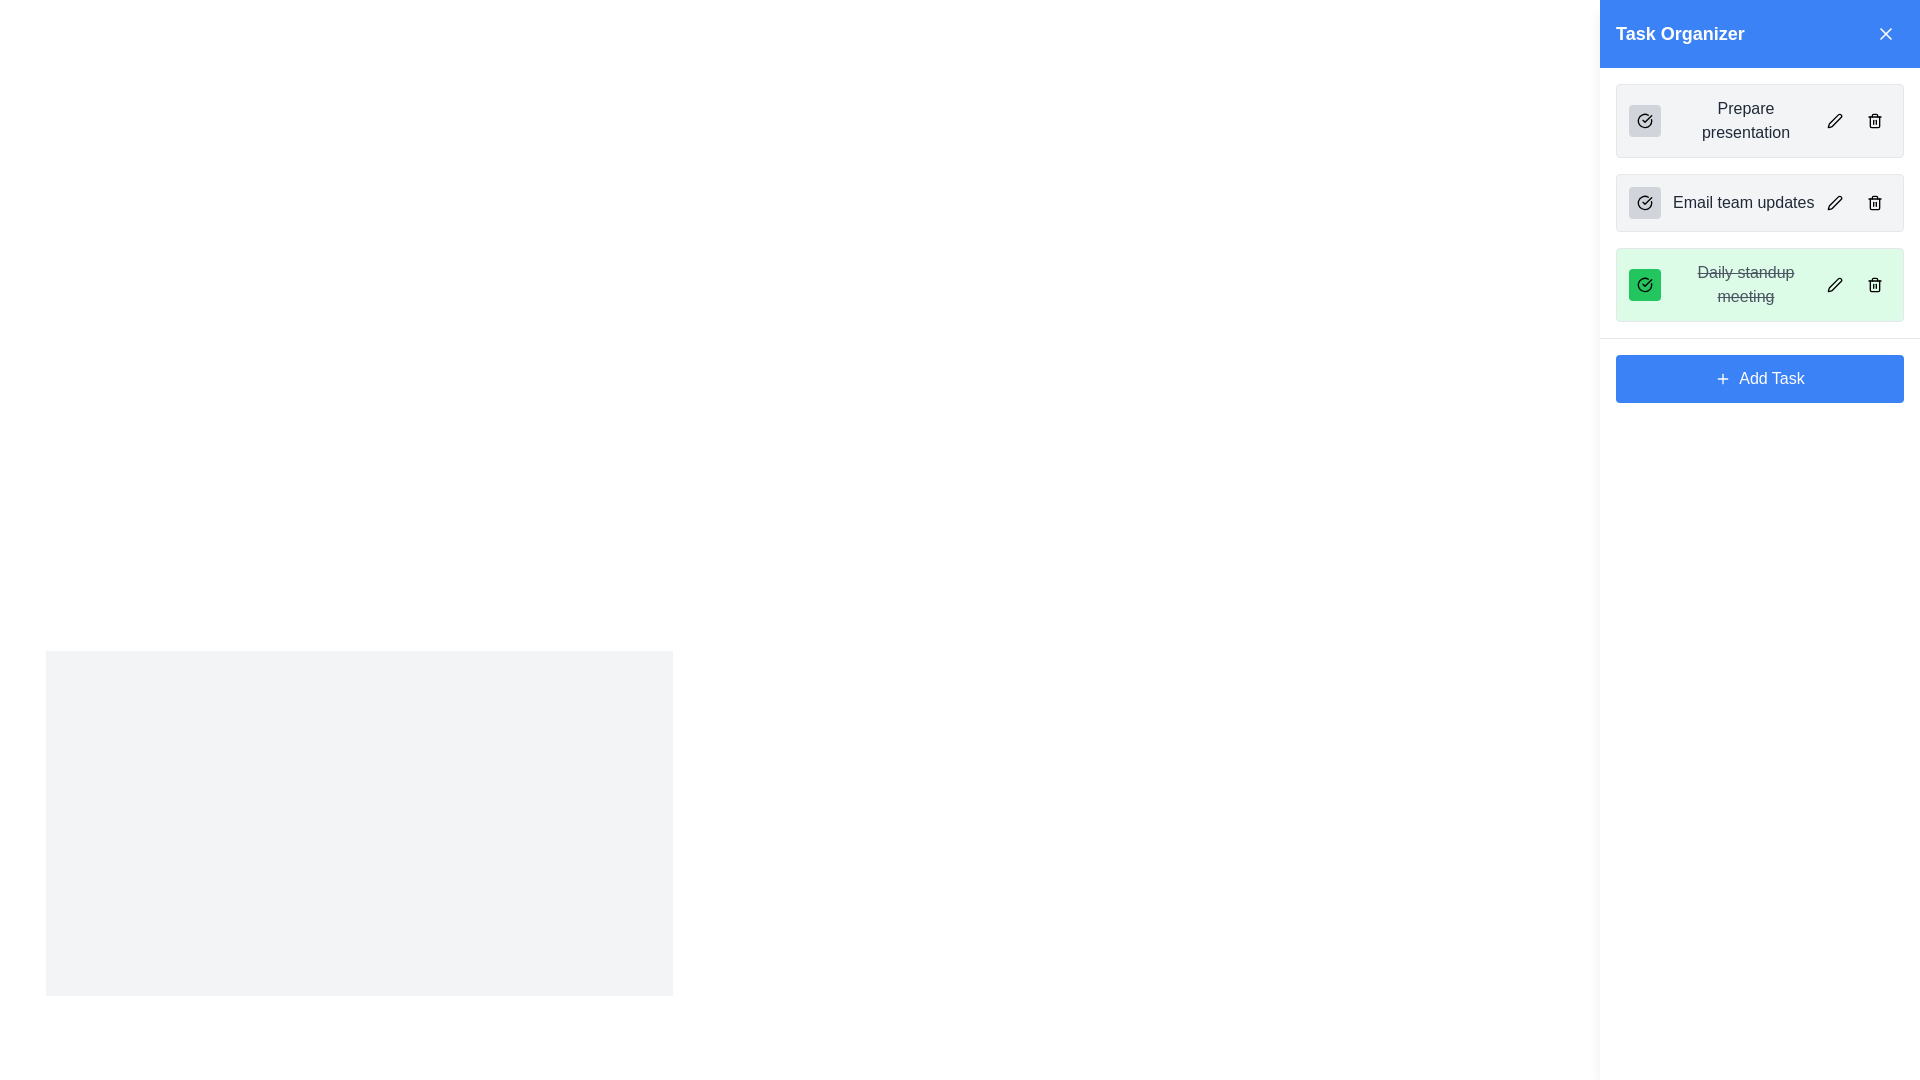 The width and height of the screenshot is (1920, 1080). What do you see at coordinates (1834, 203) in the screenshot?
I see `the edit icon, which is a small black pencil icon located to the right of the task name in the second row of the task list, to initiate editing` at bounding box center [1834, 203].